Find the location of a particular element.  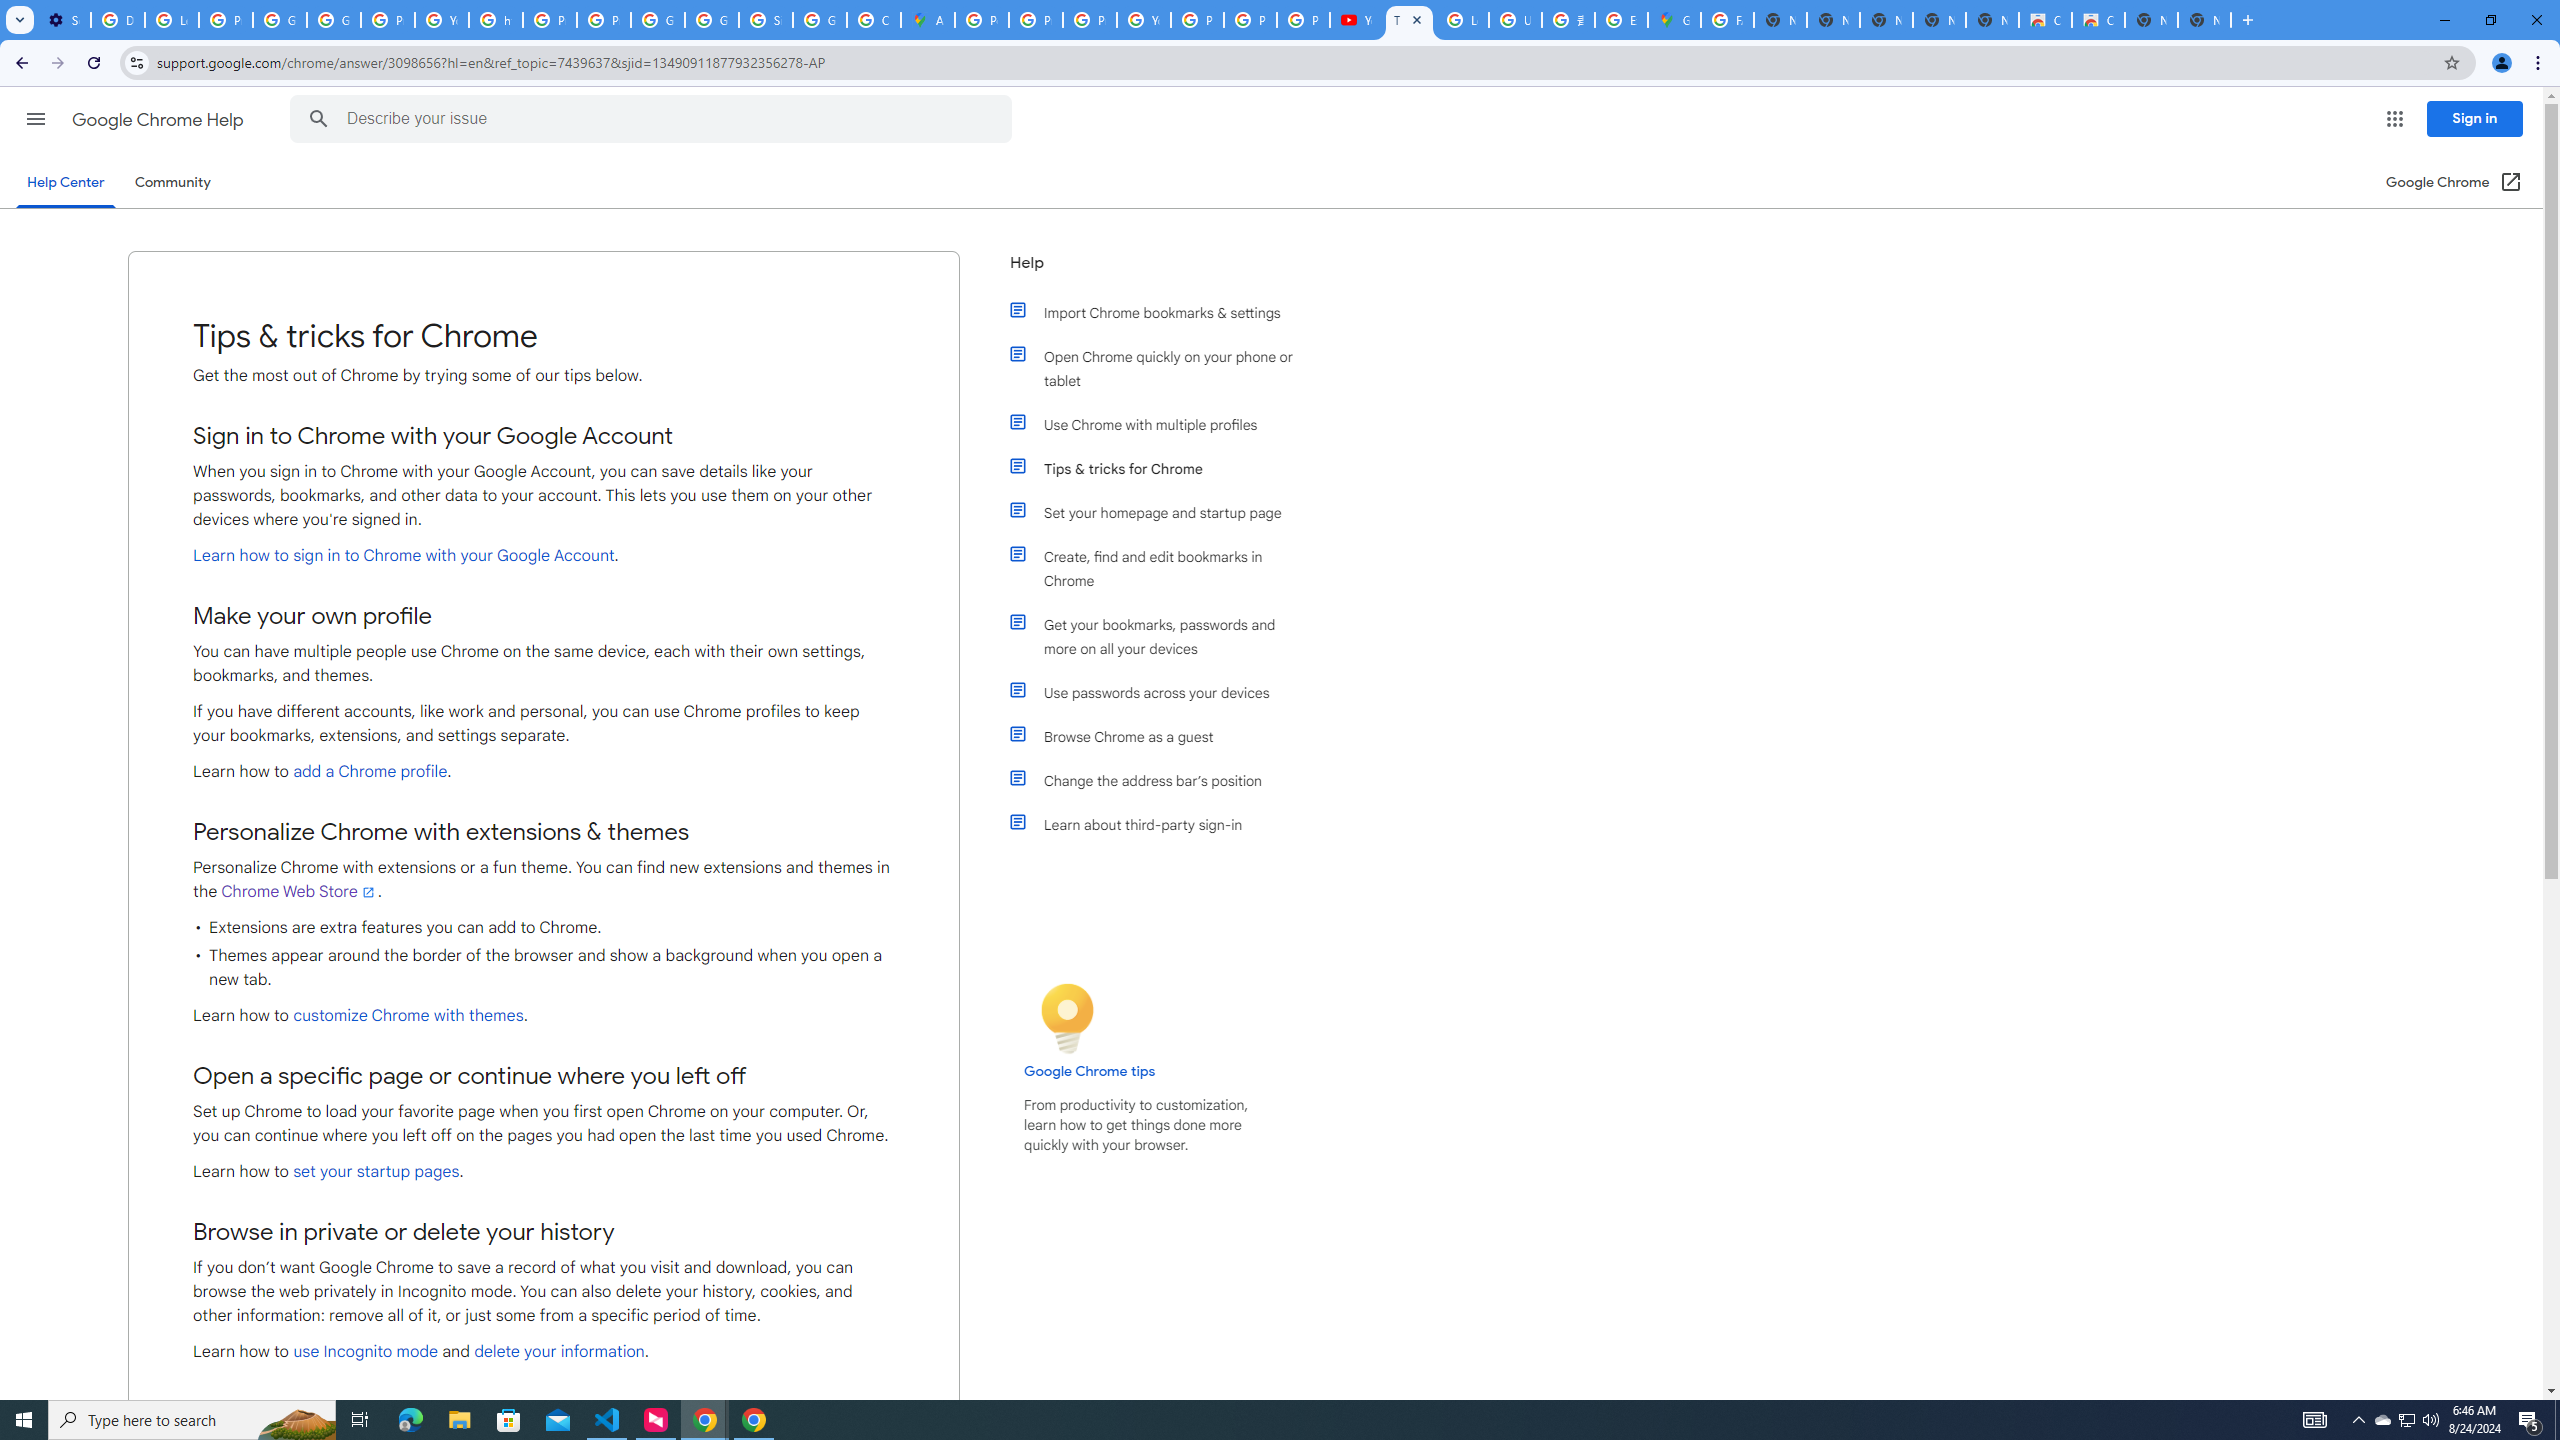

'Classic Blue - Chrome Web Store' is located at coordinates (2099, 19).